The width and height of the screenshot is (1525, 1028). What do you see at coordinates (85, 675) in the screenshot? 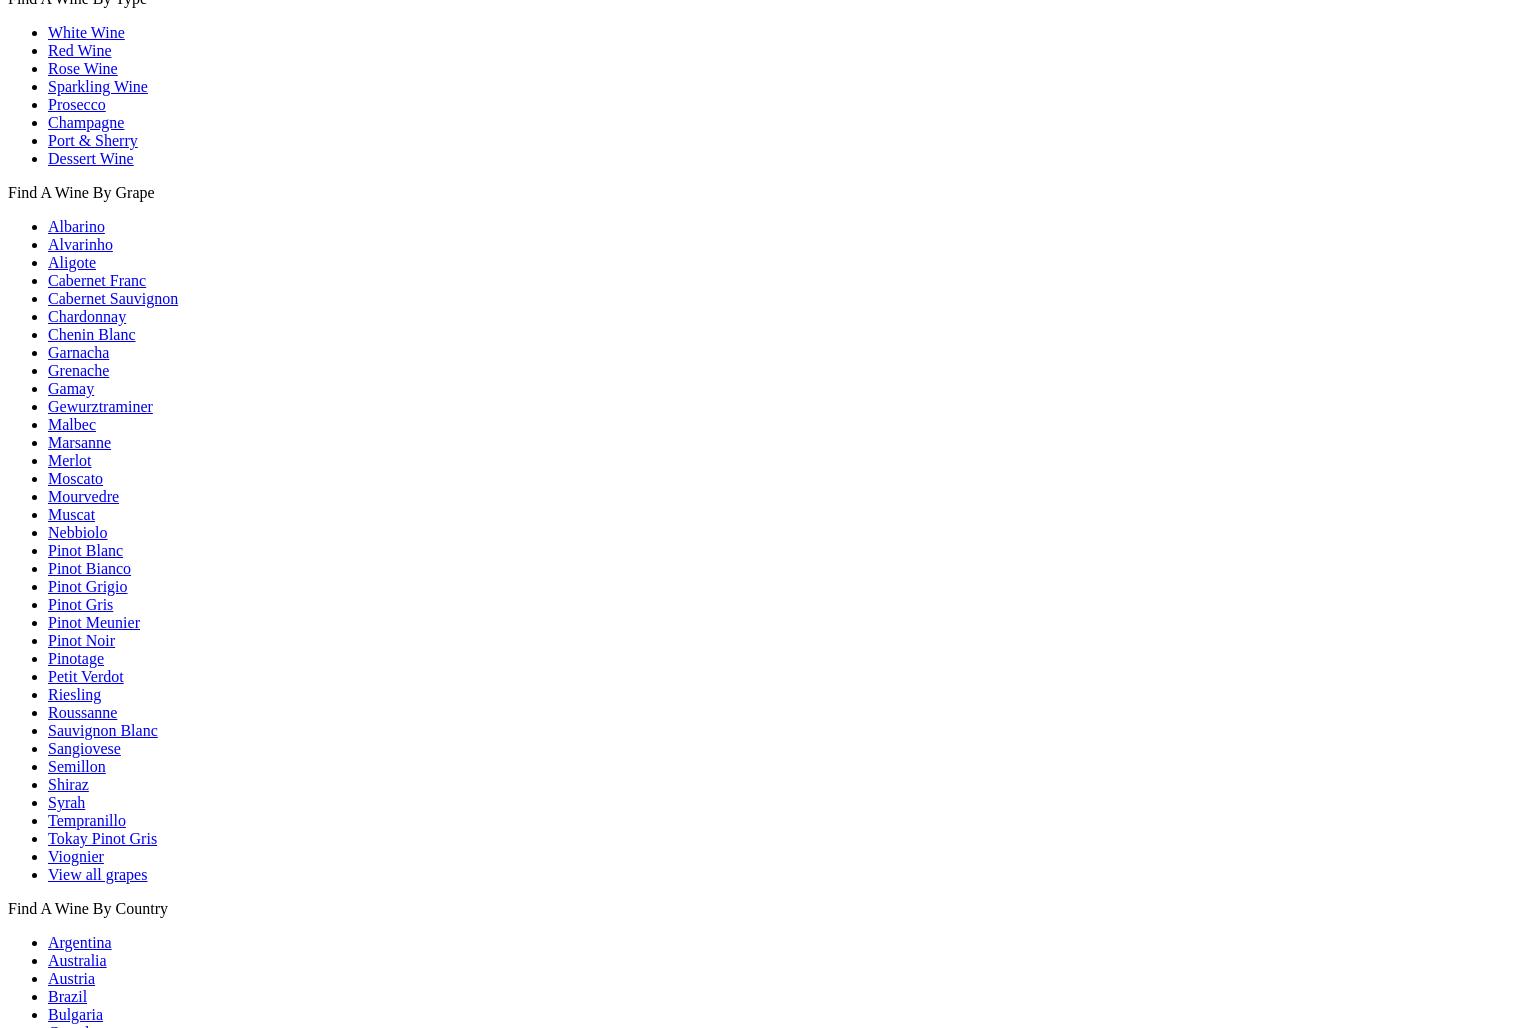
I see `'Petit Verdot'` at bounding box center [85, 675].